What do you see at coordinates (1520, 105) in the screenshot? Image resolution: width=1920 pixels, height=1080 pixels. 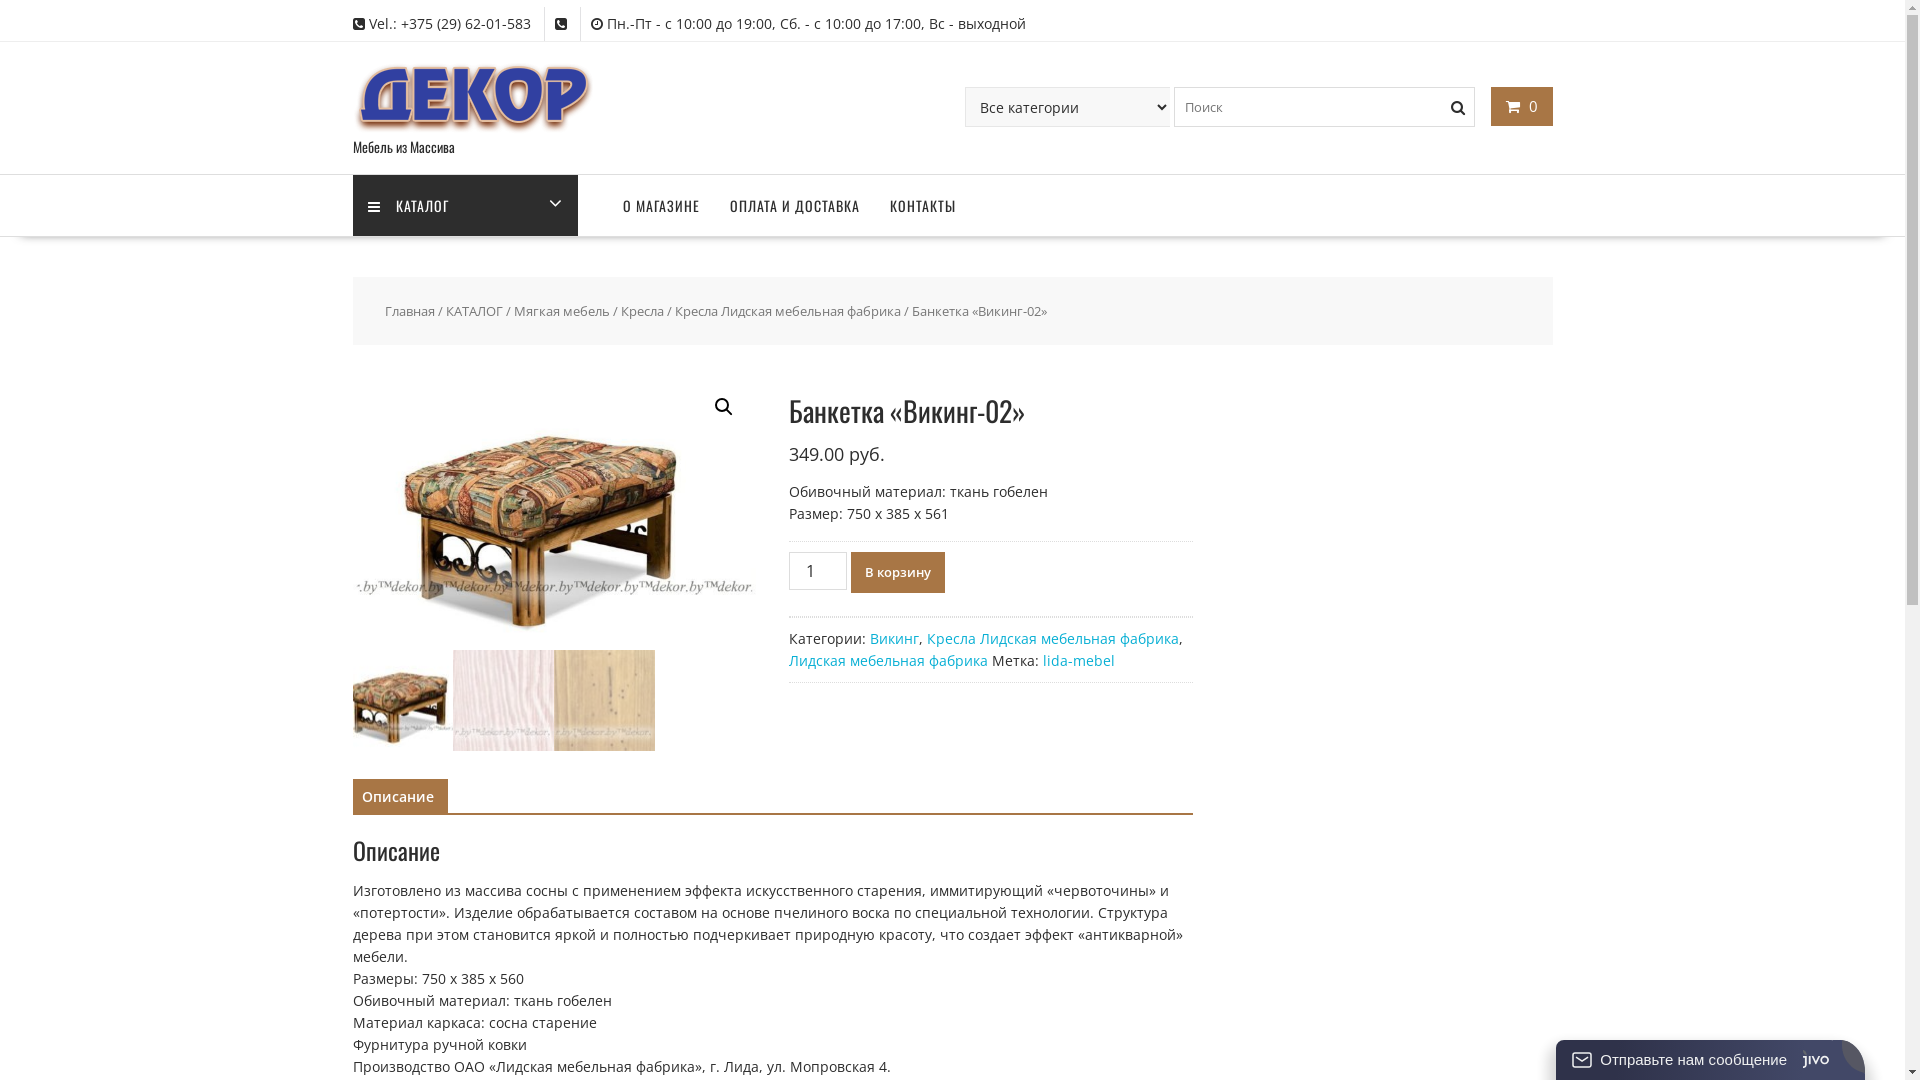 I see `'0'` at bounding box center [1520, 105].